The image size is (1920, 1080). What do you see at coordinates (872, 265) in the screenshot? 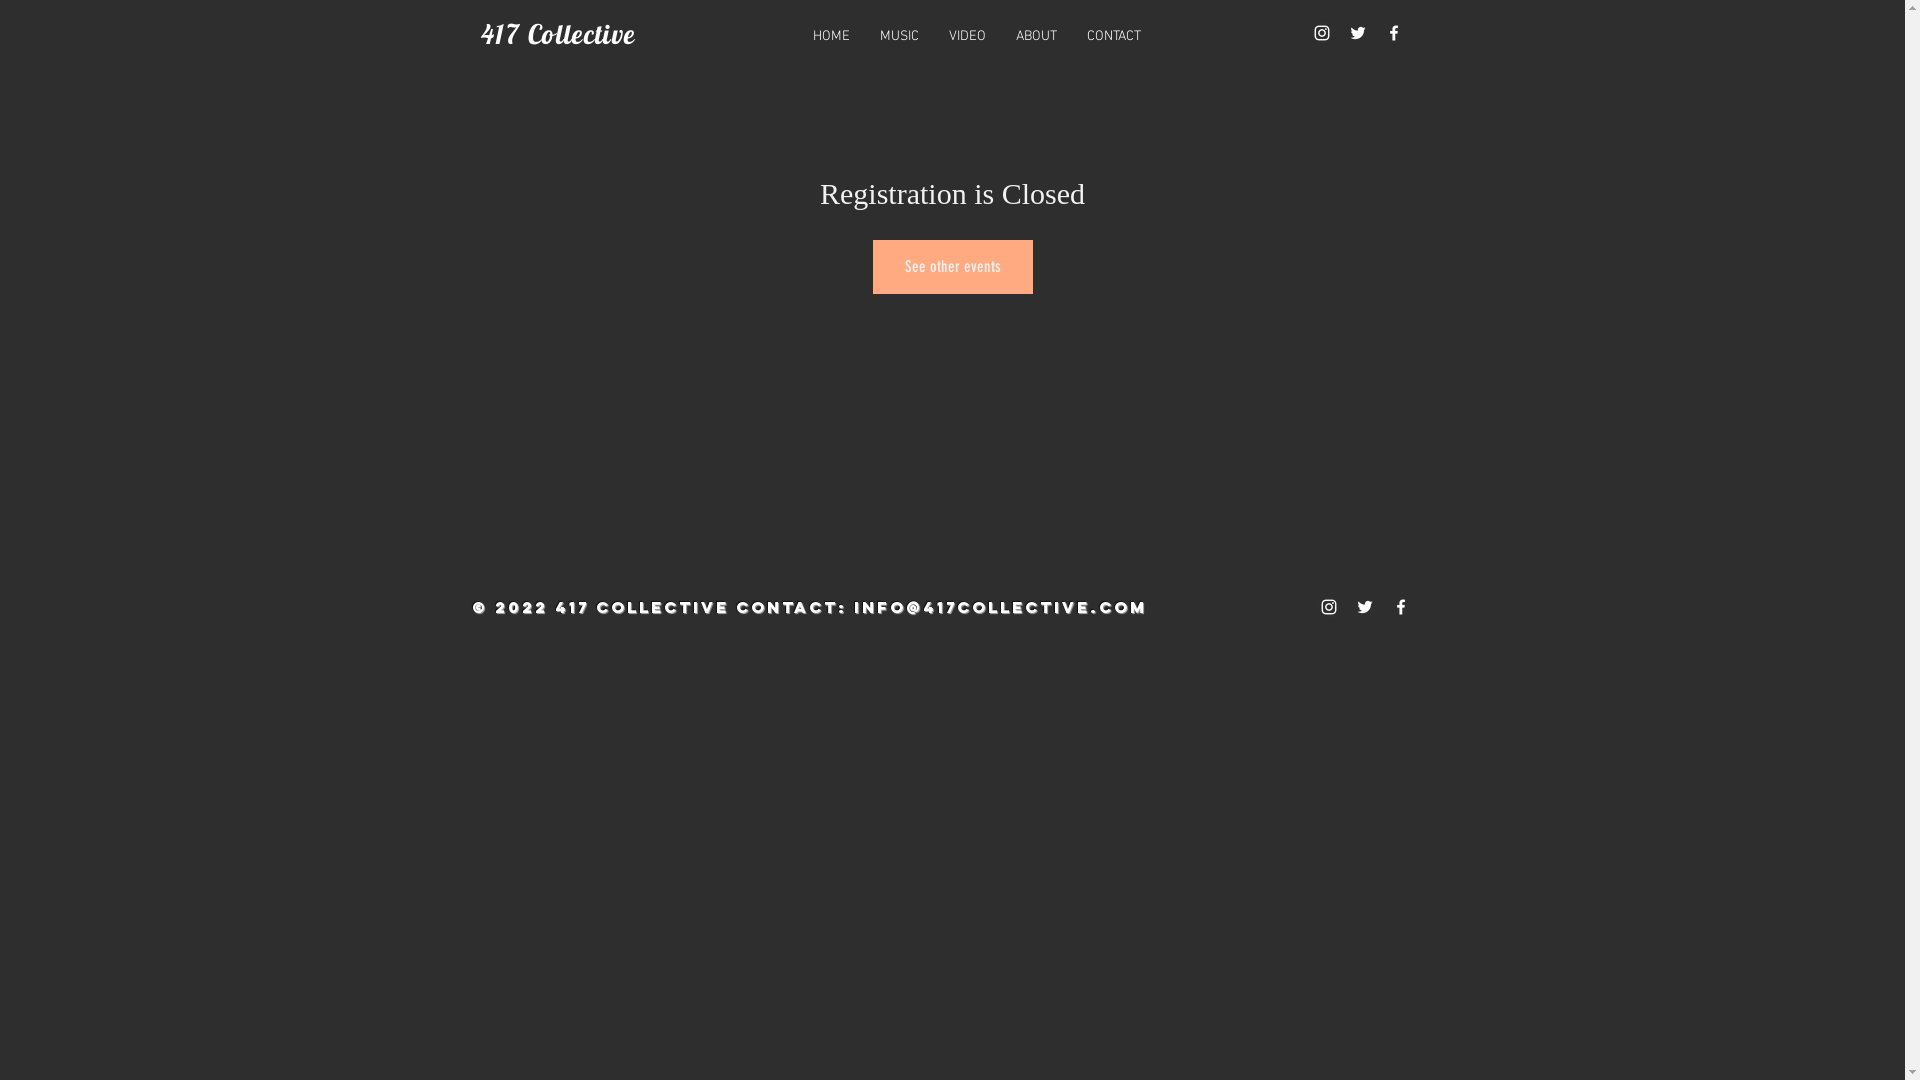
I see `'See other events'` at bounding box center [872, 265].